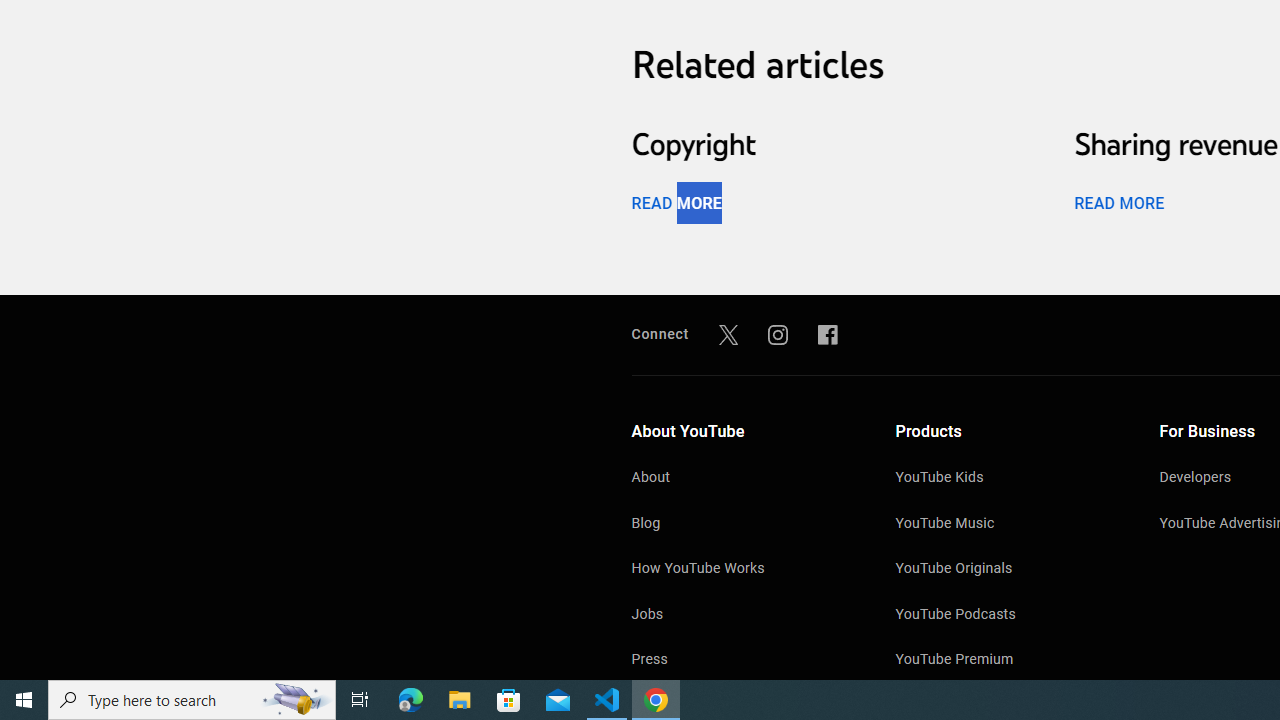  I want to click on 'YouTube Kids', so click(1007, 479).